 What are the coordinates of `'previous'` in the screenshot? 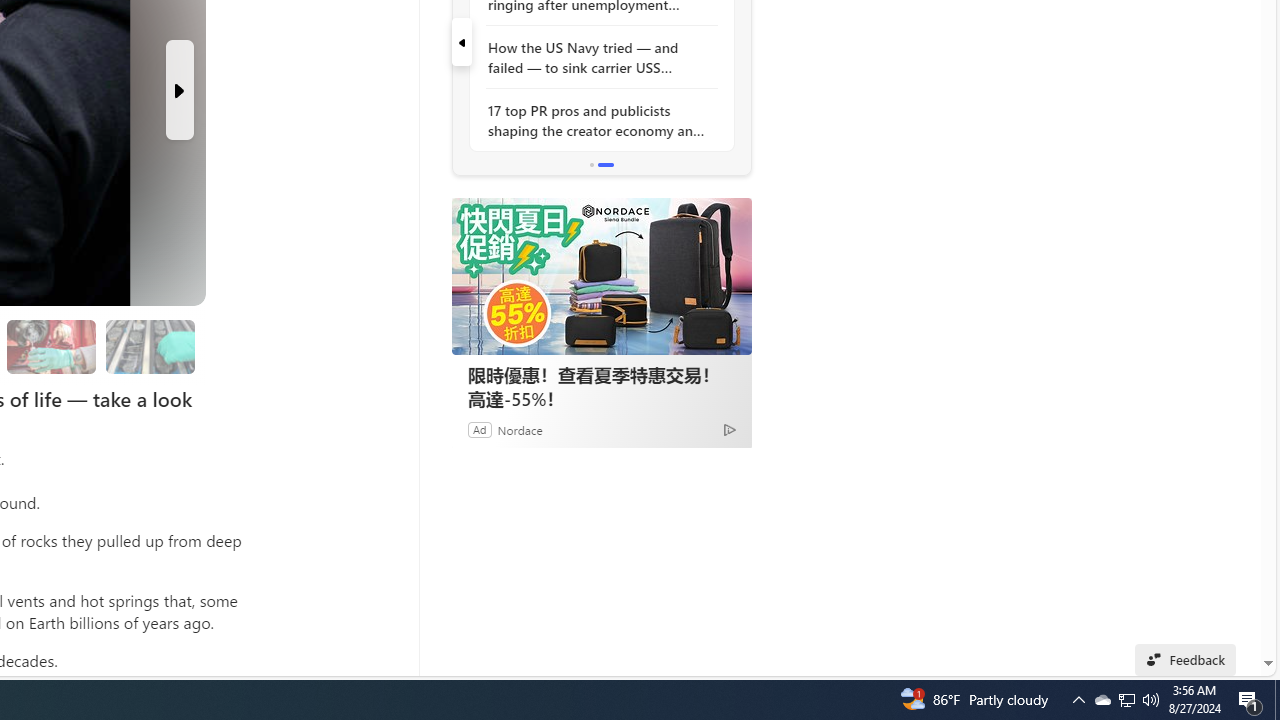 It's located at (460, 42).